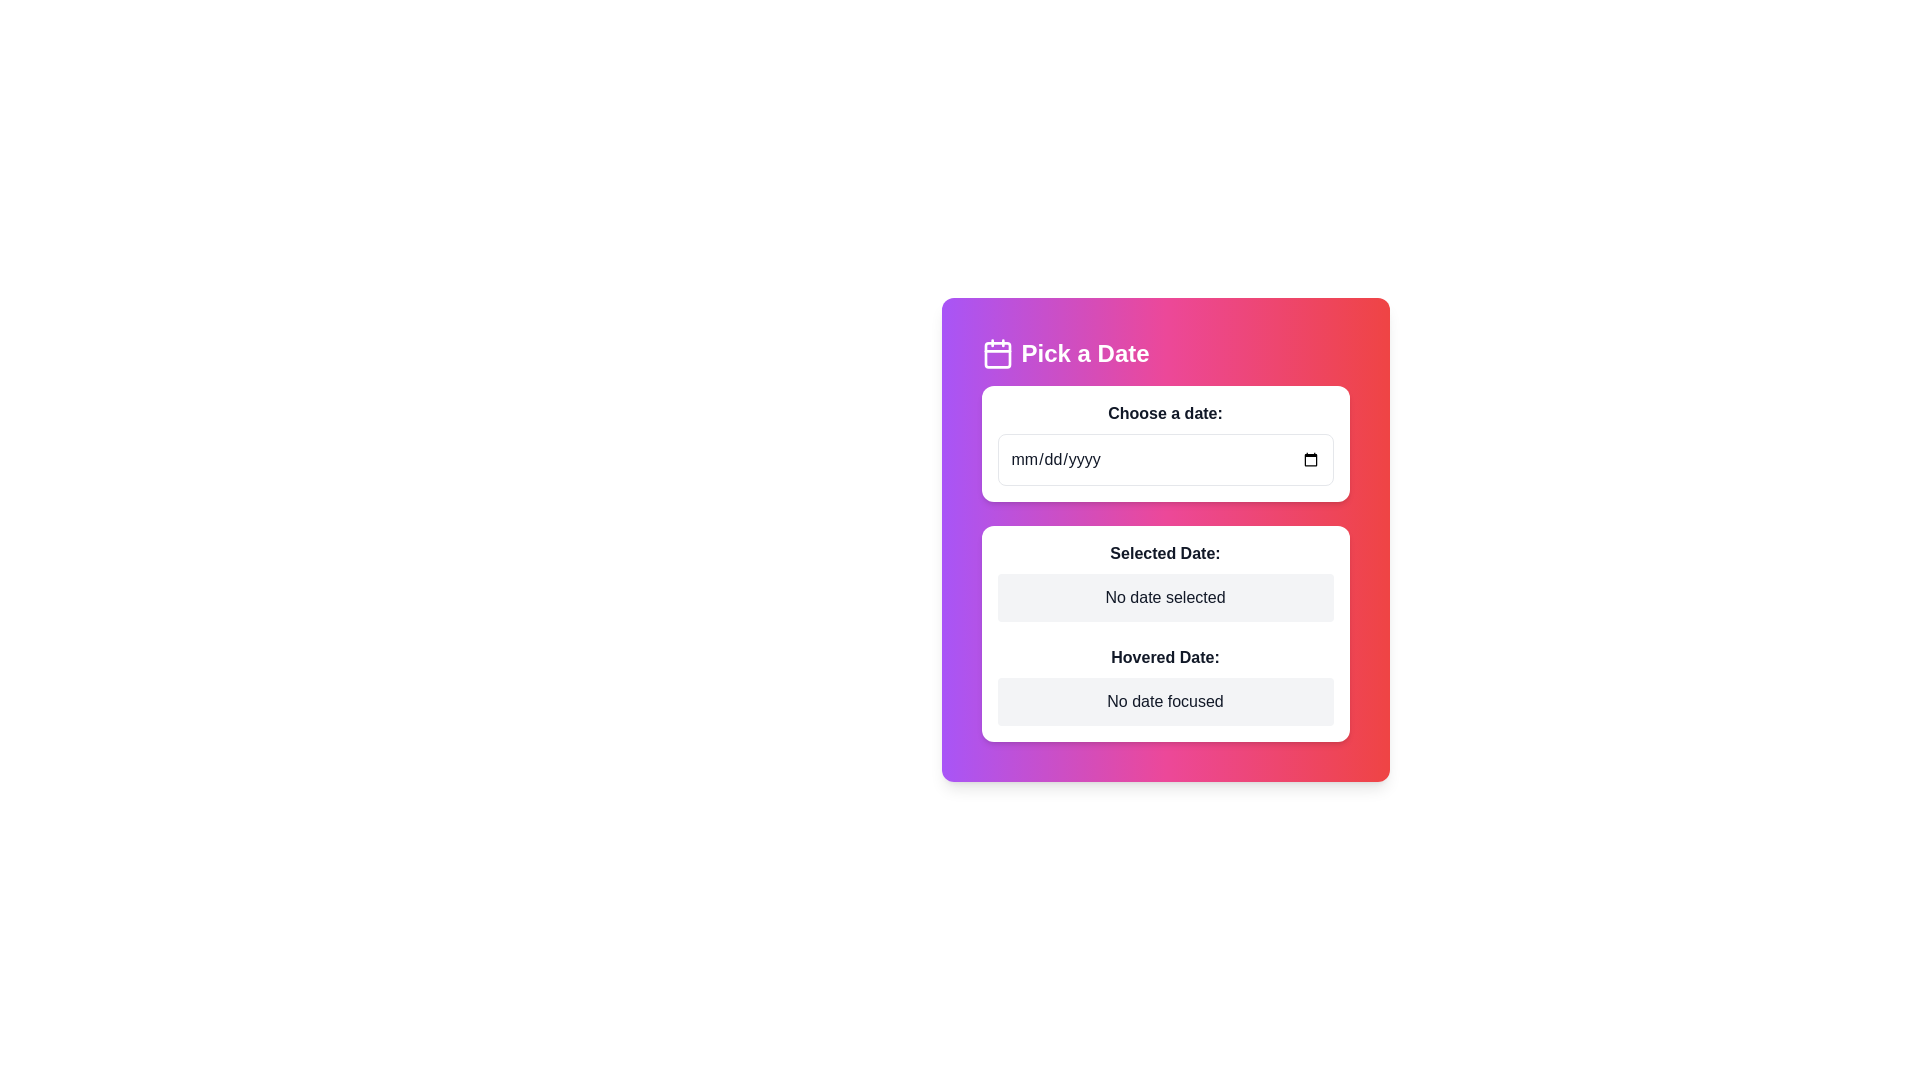 The width and height of the screenshot is (1920, 1080). What do you see at coordinates (1165, 353) in the screenshot?
I see `the header element titled 'Pick a Date', which features a gradient background from purple to red and a calendar icon on the left` at bounding box center [1165, 353].